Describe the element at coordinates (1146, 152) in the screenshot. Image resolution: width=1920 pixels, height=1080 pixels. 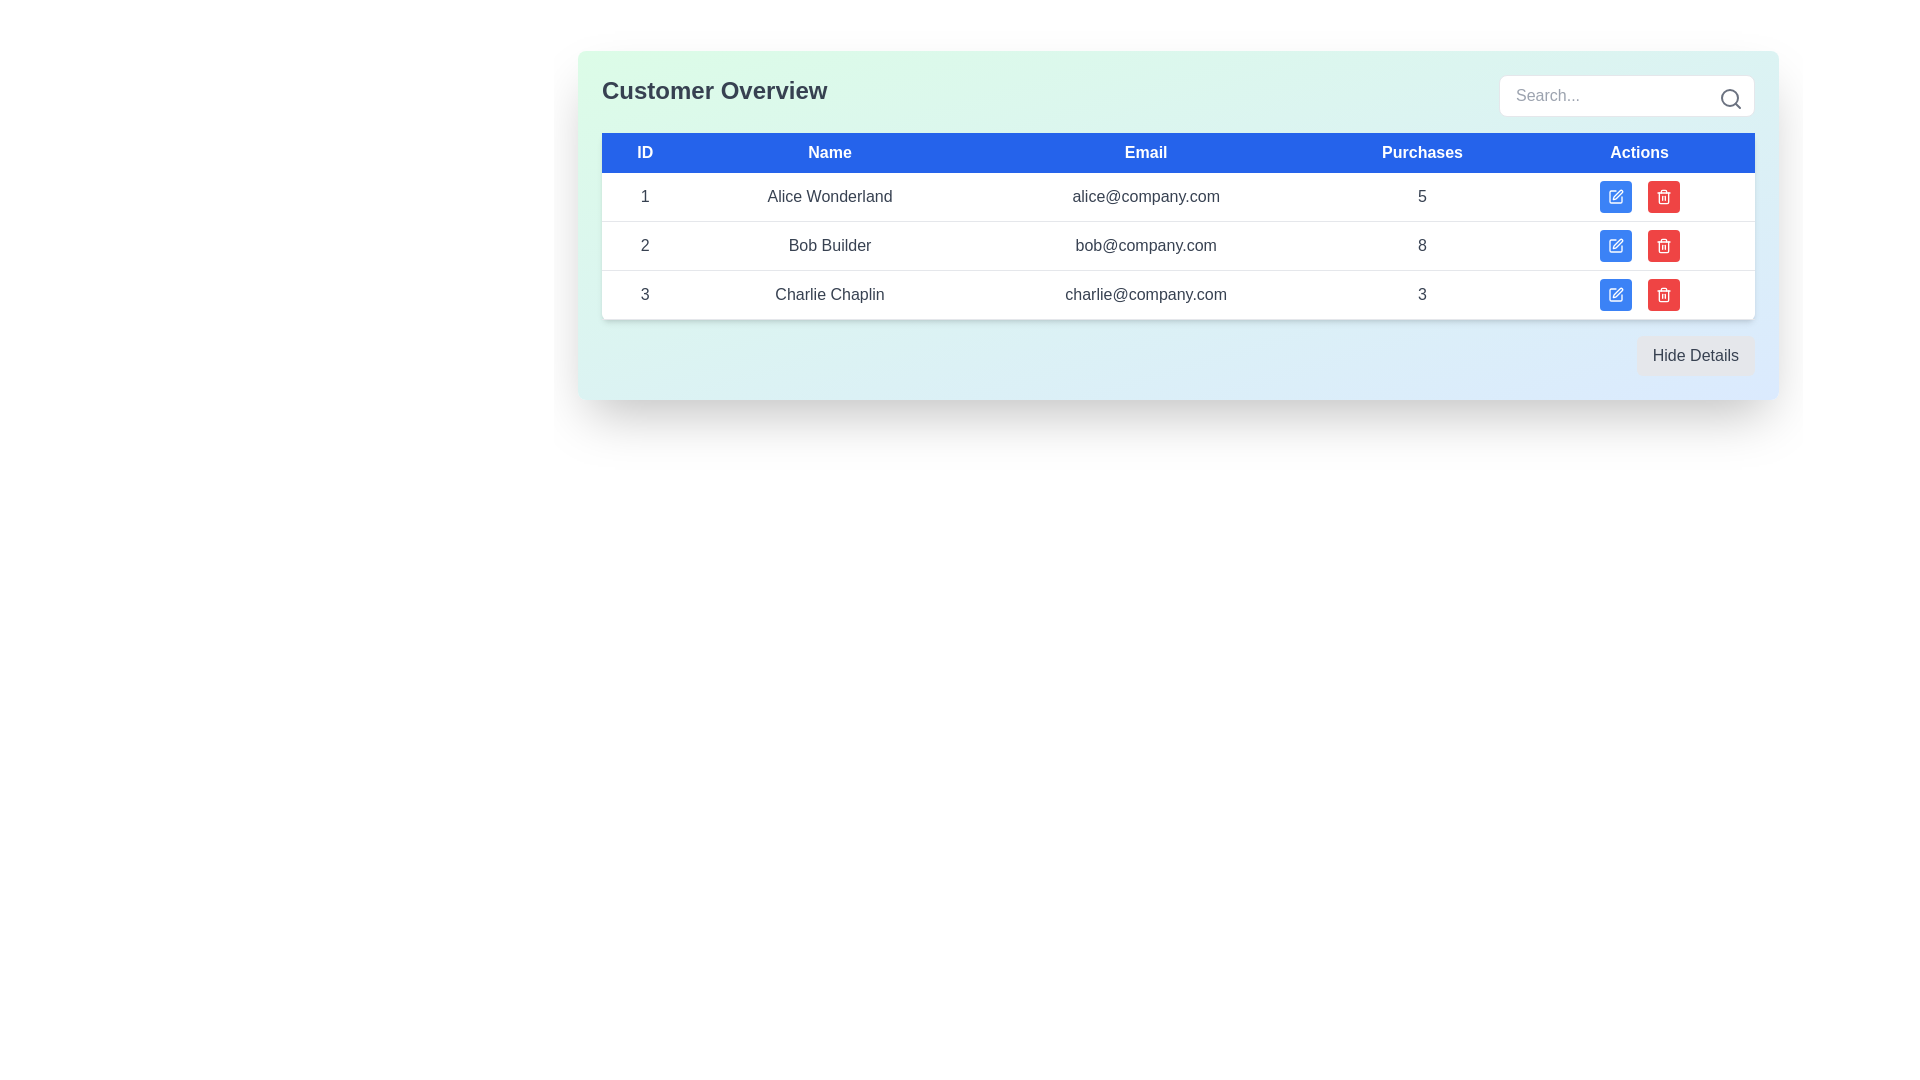
I see `the 'Email' header text label in the table, which is the third header from the left, positioned between the 'Name' and 'Purchases' headers` at that location.